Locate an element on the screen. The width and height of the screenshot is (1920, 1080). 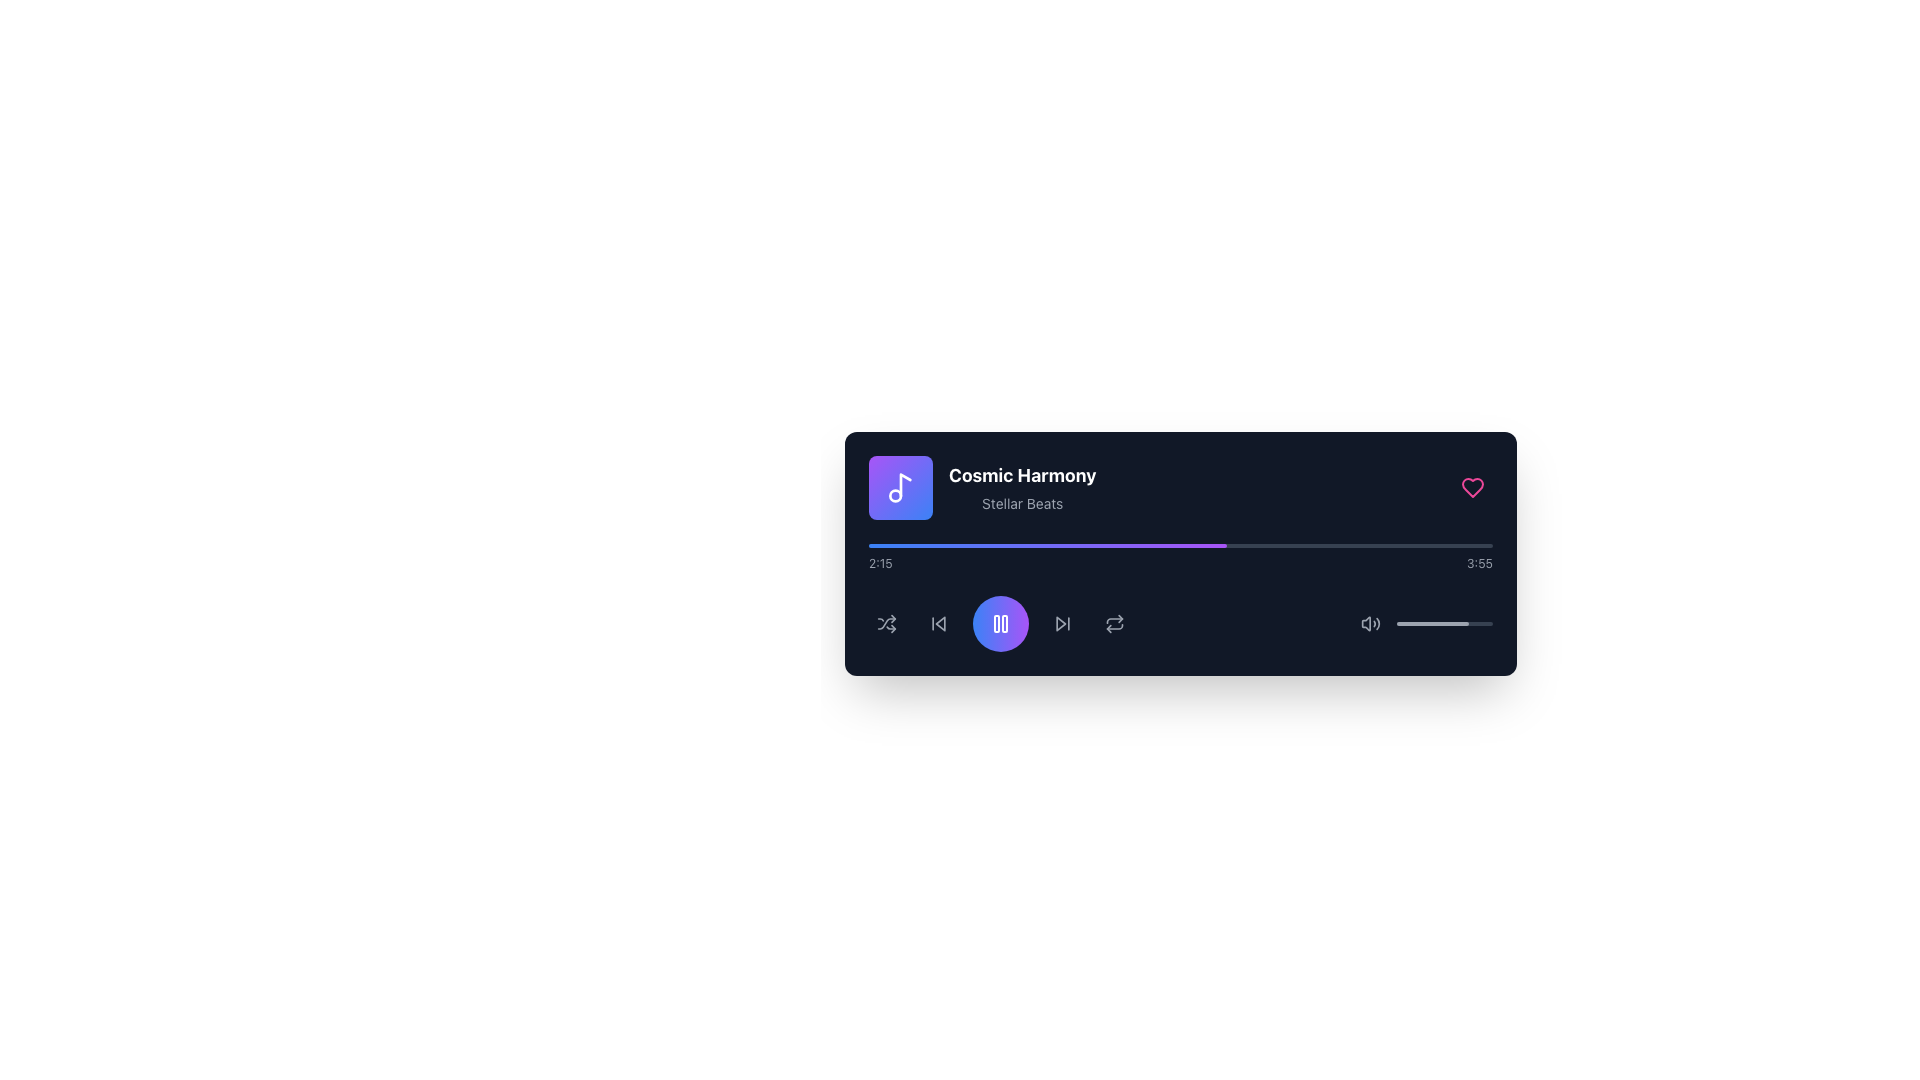
the favorite button located in the upper-right part of the music player interface, adjacent to the track information and above the progress bar is located at coordinates (1473, 488).